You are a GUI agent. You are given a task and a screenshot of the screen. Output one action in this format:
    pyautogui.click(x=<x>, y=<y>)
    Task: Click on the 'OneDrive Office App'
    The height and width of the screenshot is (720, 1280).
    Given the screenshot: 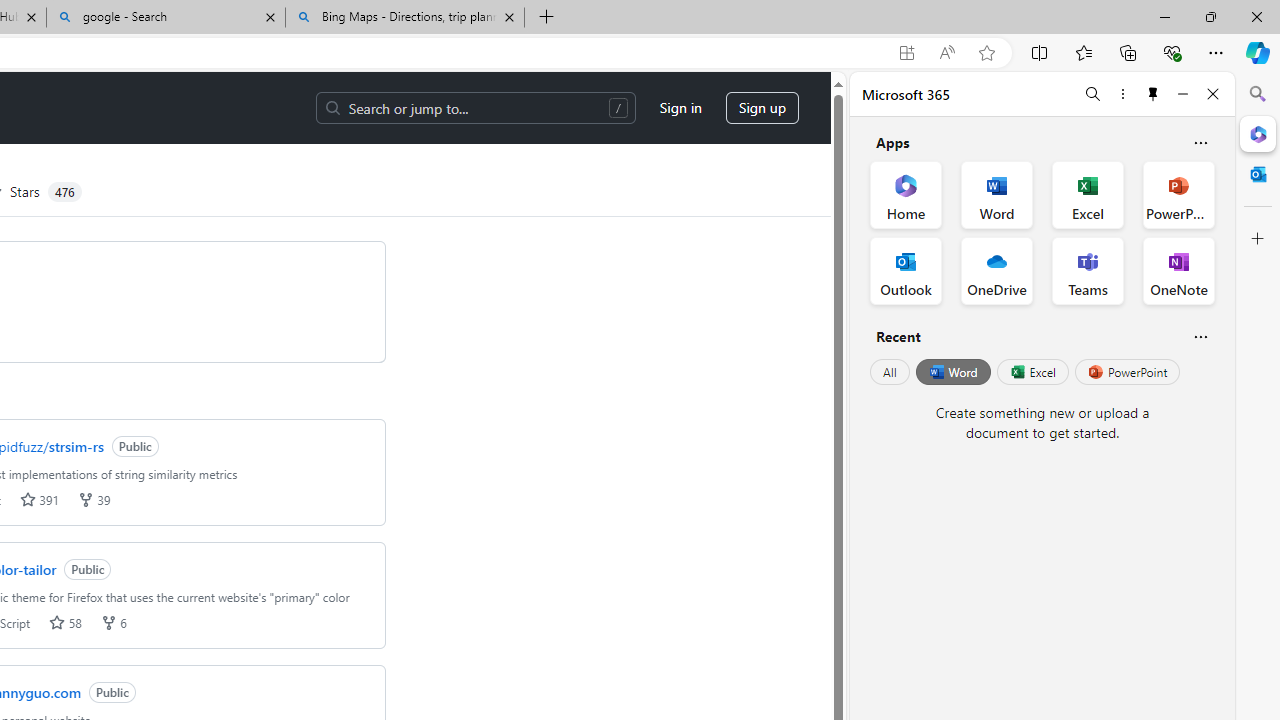 What is the action you would take?
    pyautogui.click(x=997, y=271)
    